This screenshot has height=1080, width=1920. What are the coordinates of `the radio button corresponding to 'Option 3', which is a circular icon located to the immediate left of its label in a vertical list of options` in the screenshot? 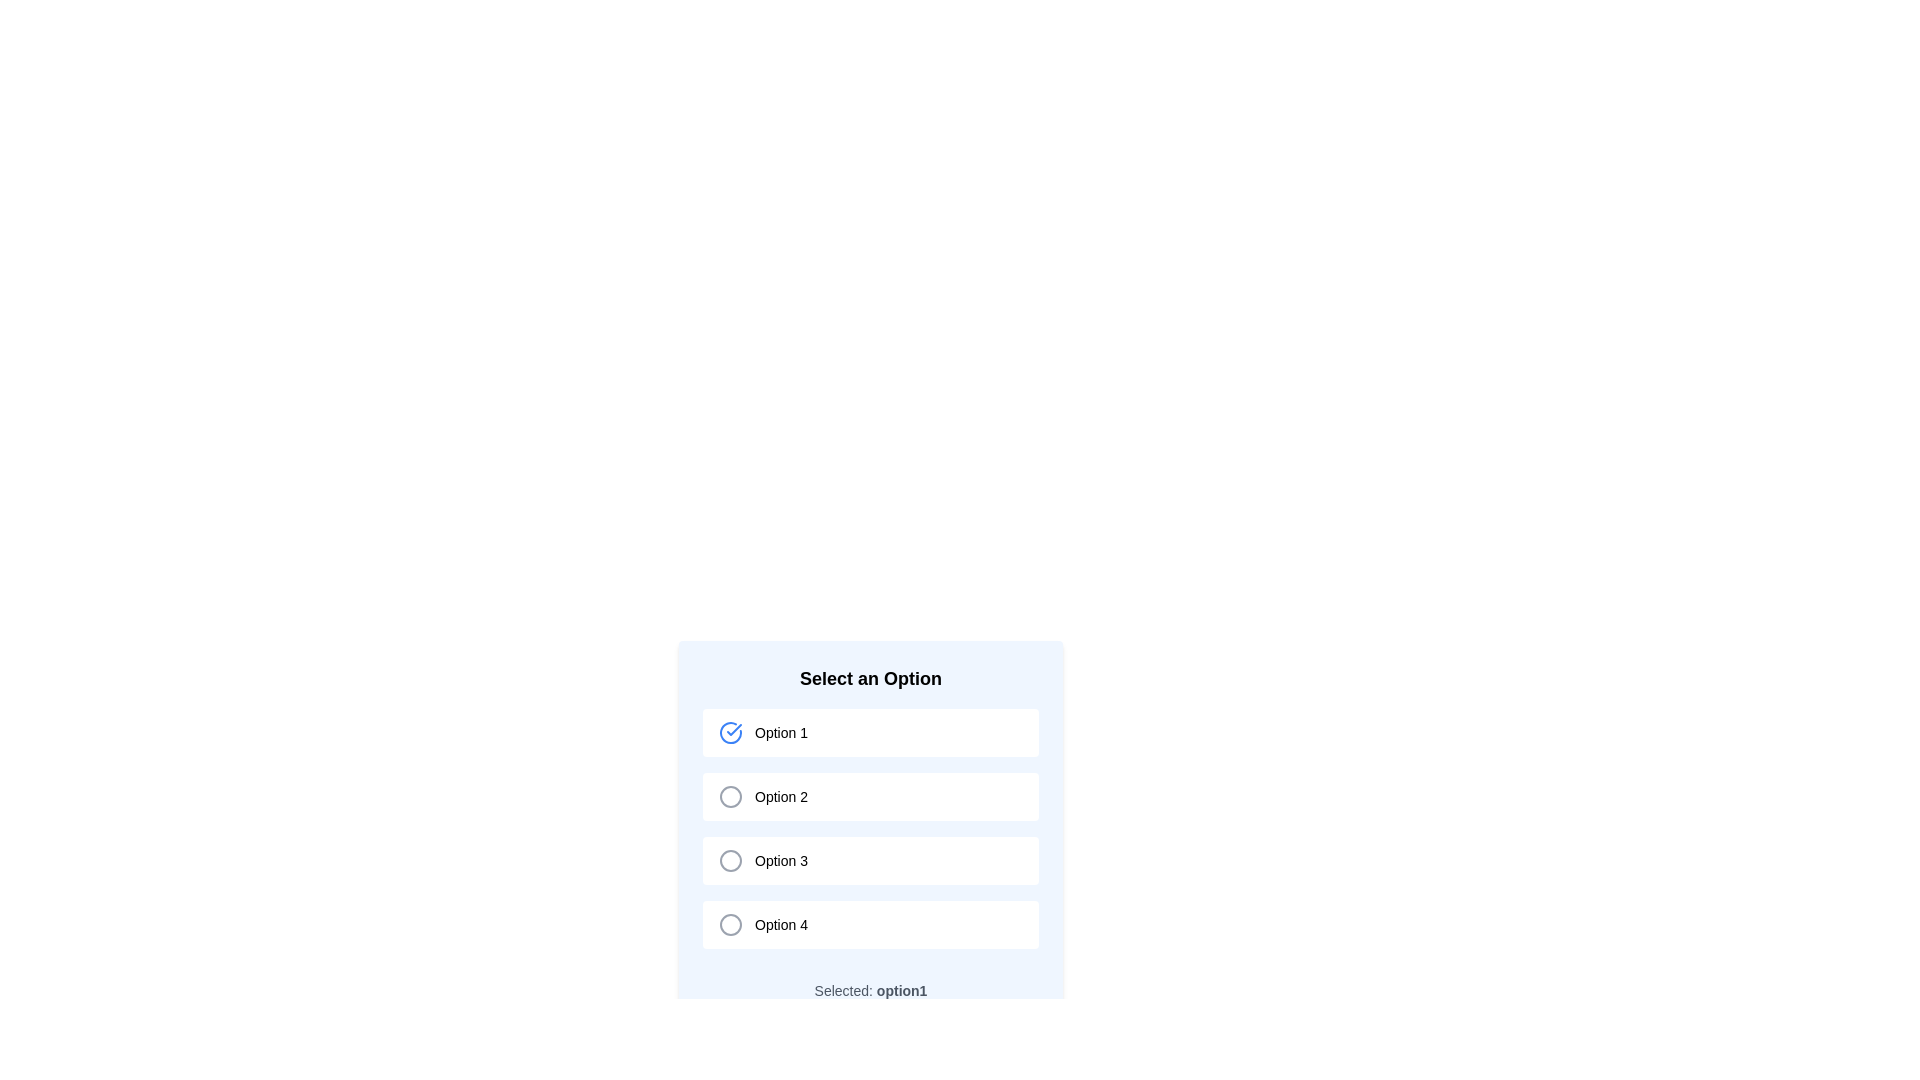 It's located at (729, 859).